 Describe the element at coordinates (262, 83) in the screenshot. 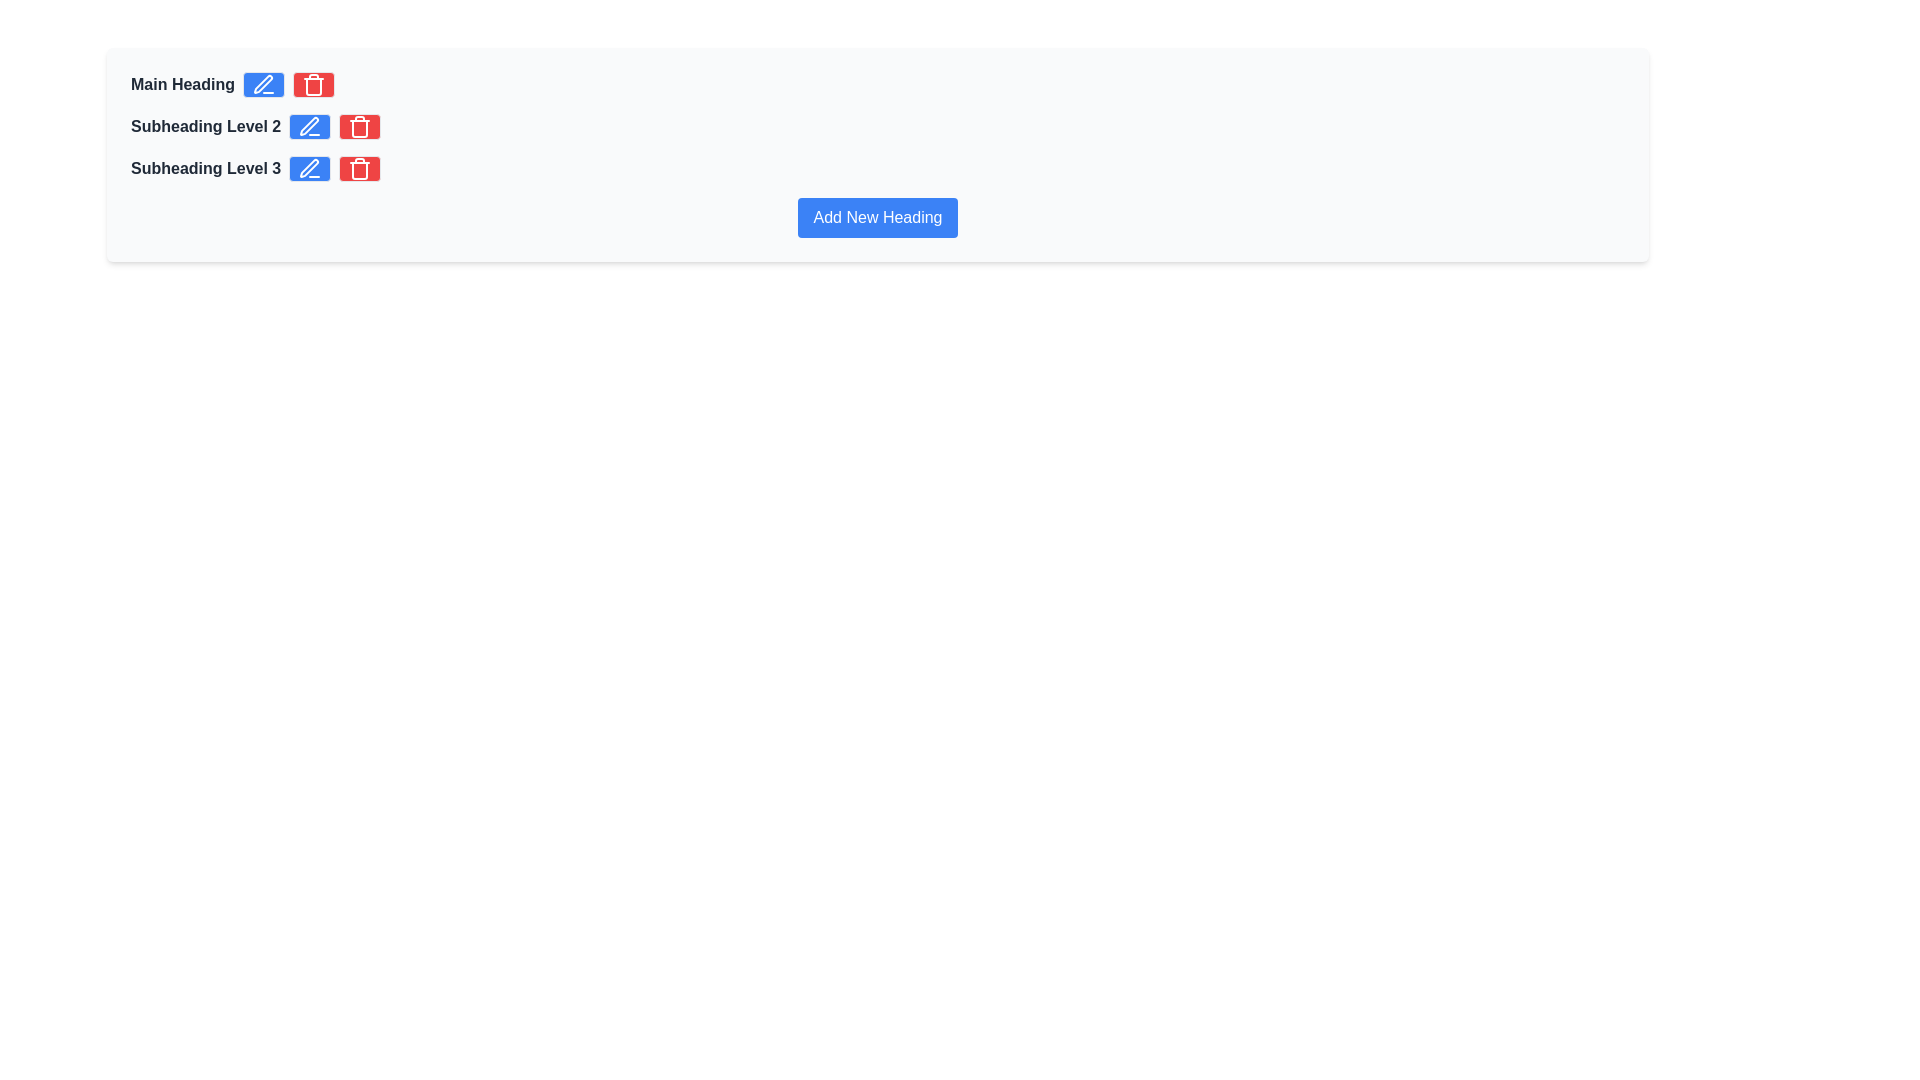

I see `the editing tool icon located to the left of a red icon, aligned right of the 'Main Heading', for keyboard interaction` at that location.